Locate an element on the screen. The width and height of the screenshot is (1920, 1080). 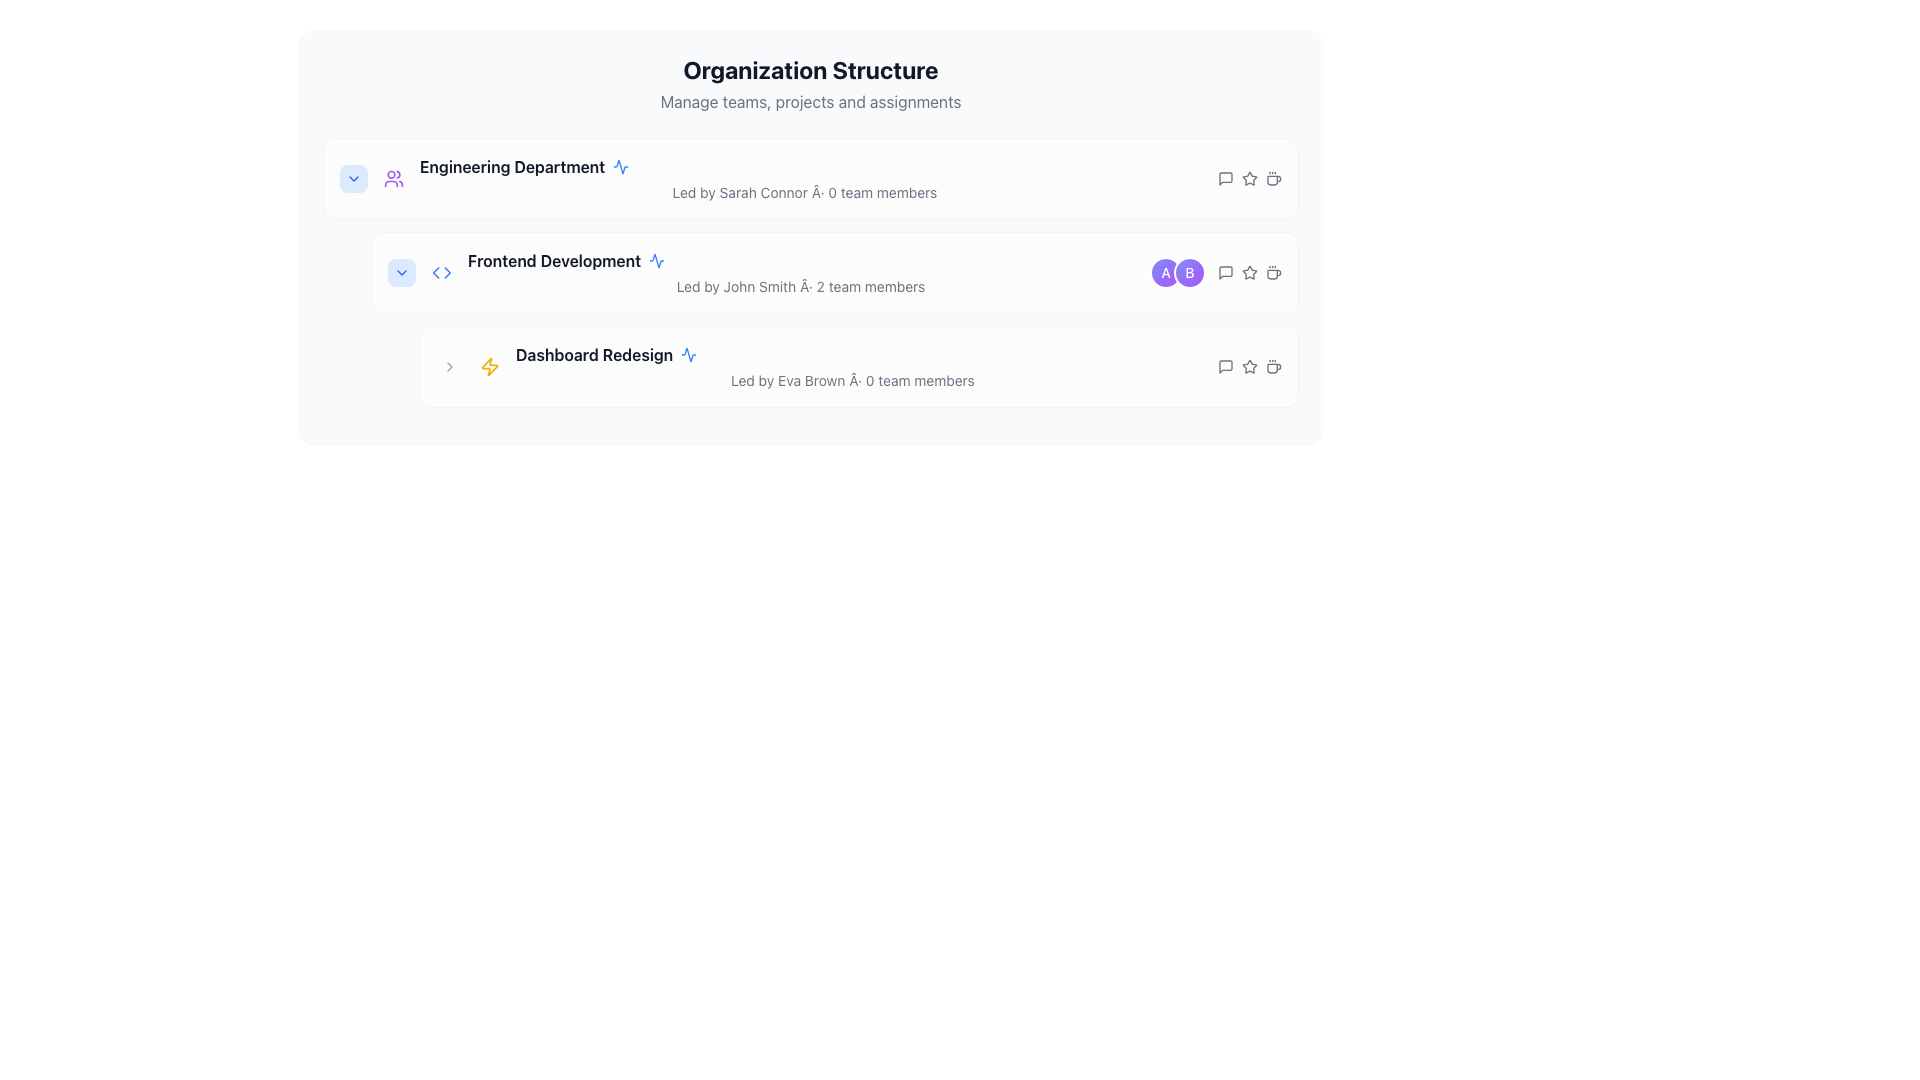
the text display element labeled 'Engineering Department' is located at coordinates (805, 177).